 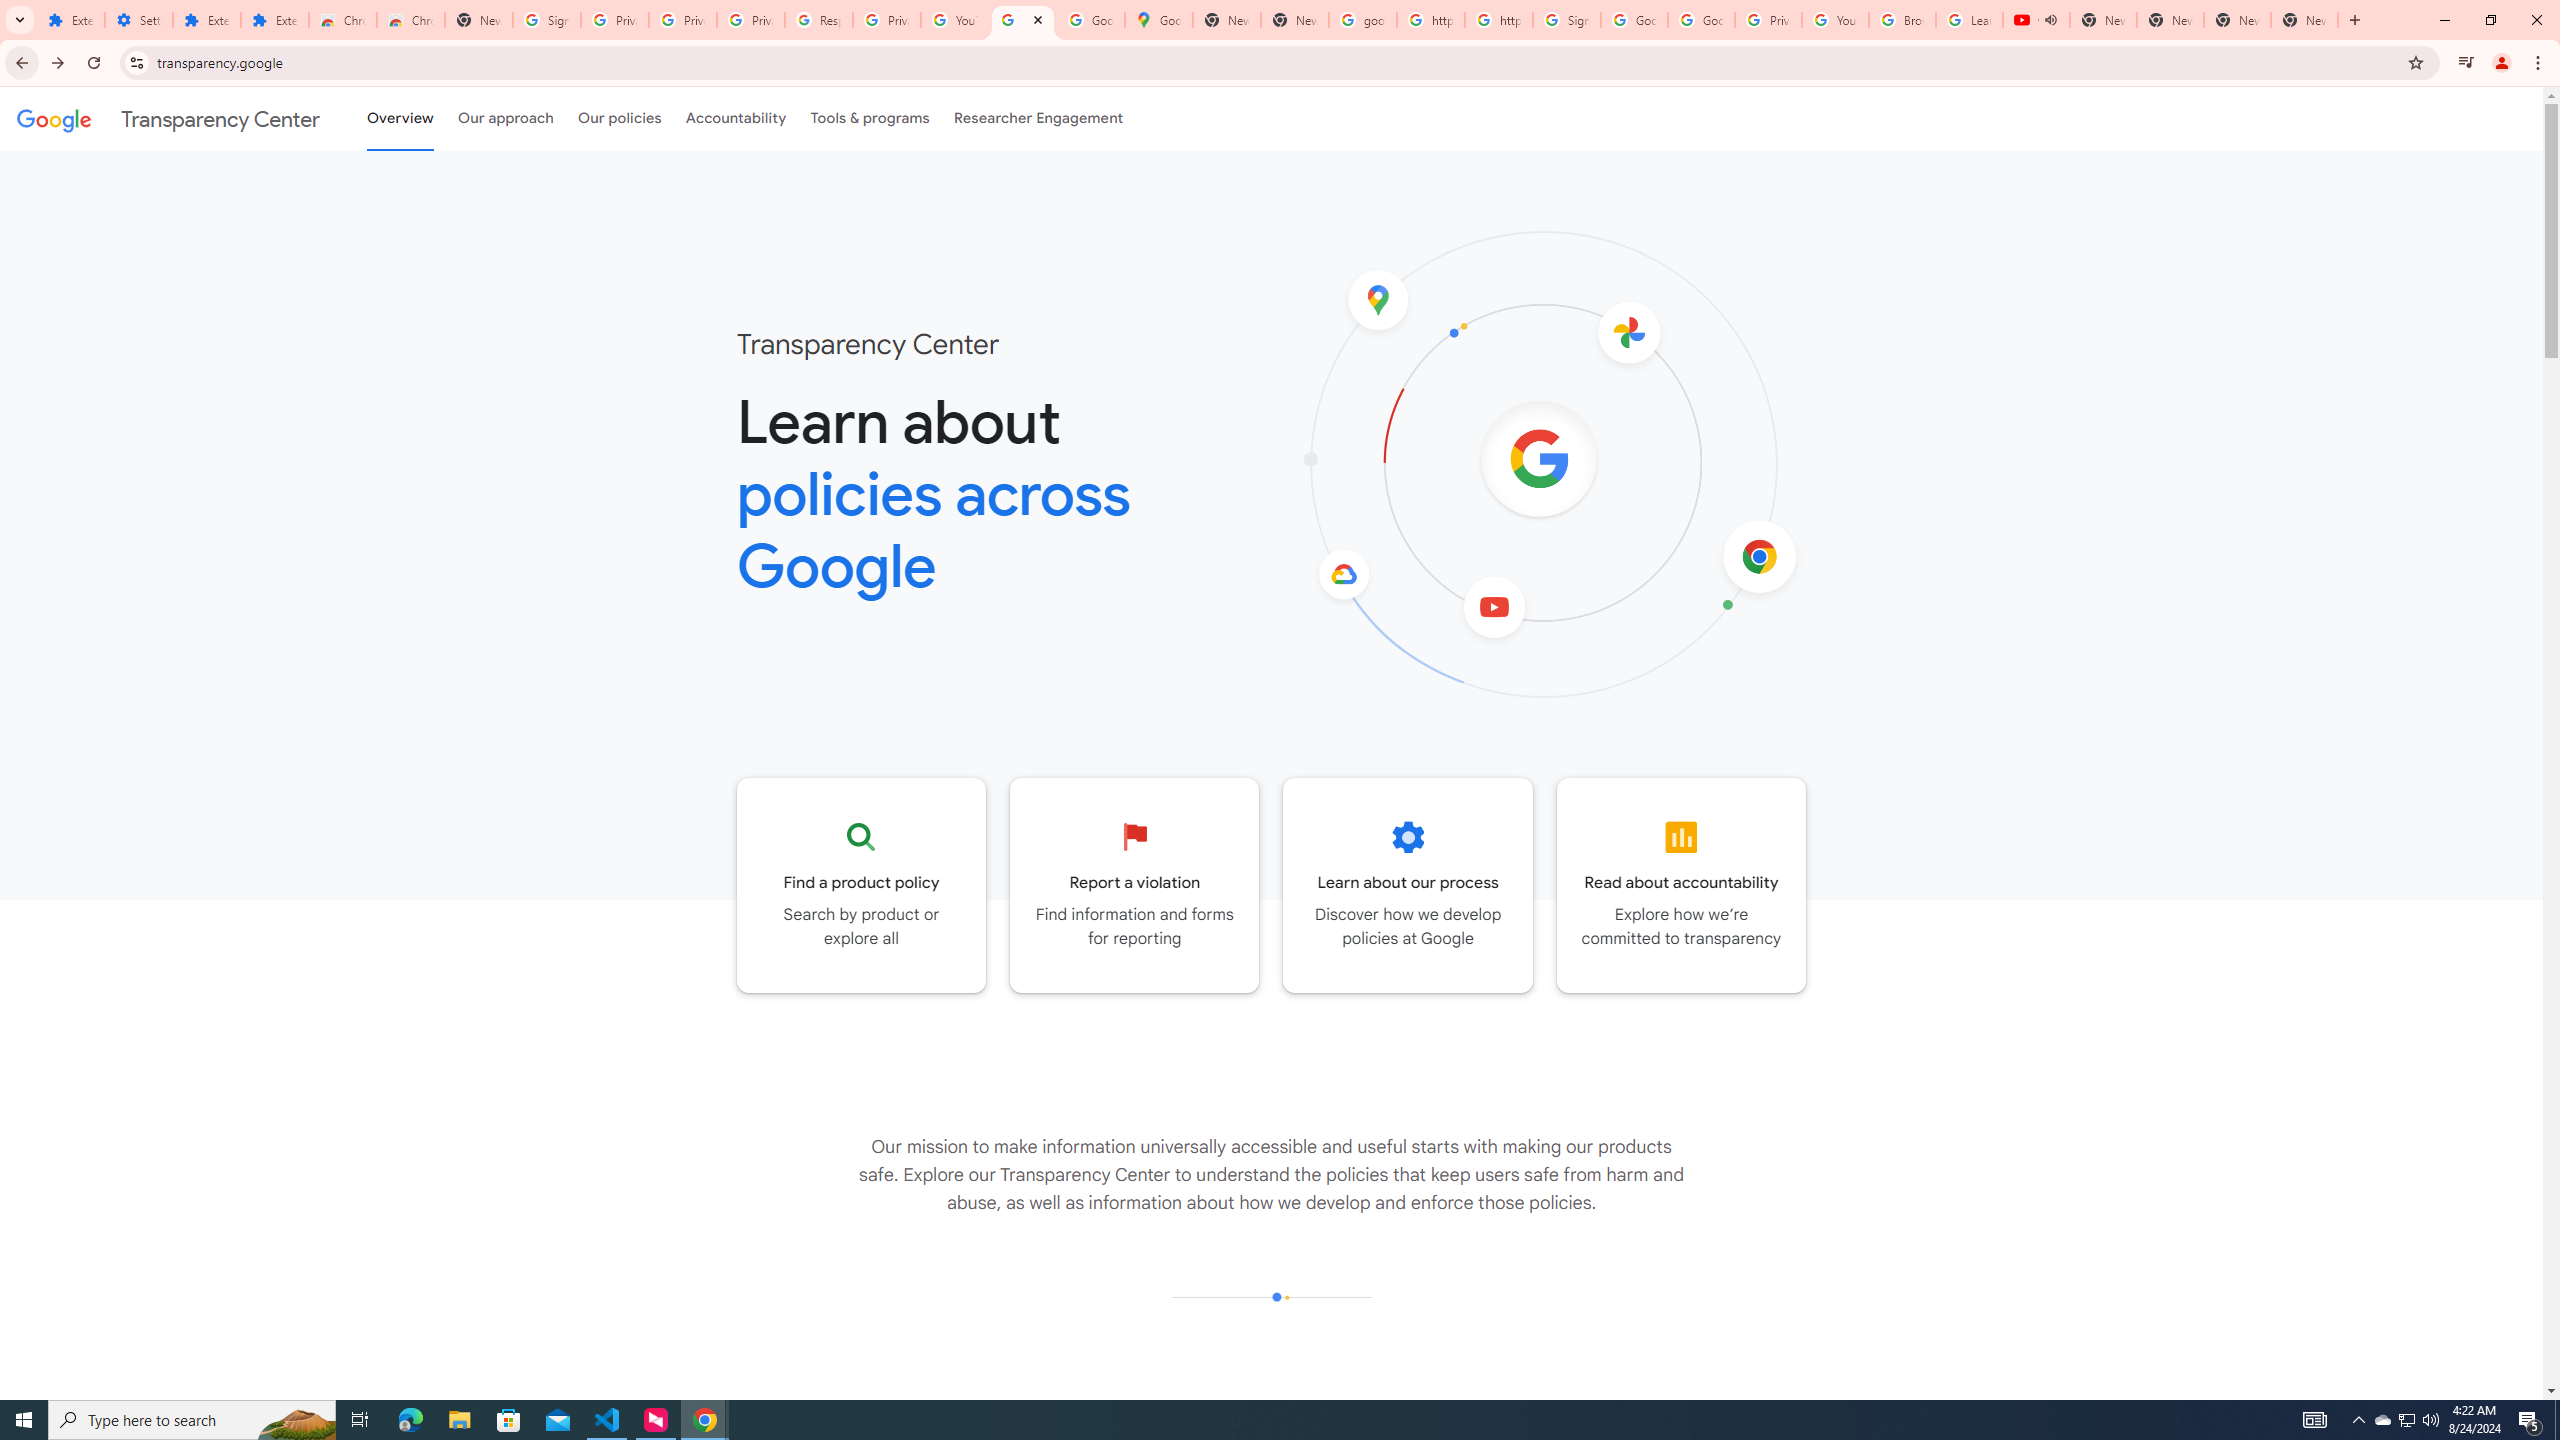 What do you see at coordinates (869, 118) in the screenshot?
I see `'Tools & programs'` at bounding box center [869, 118].